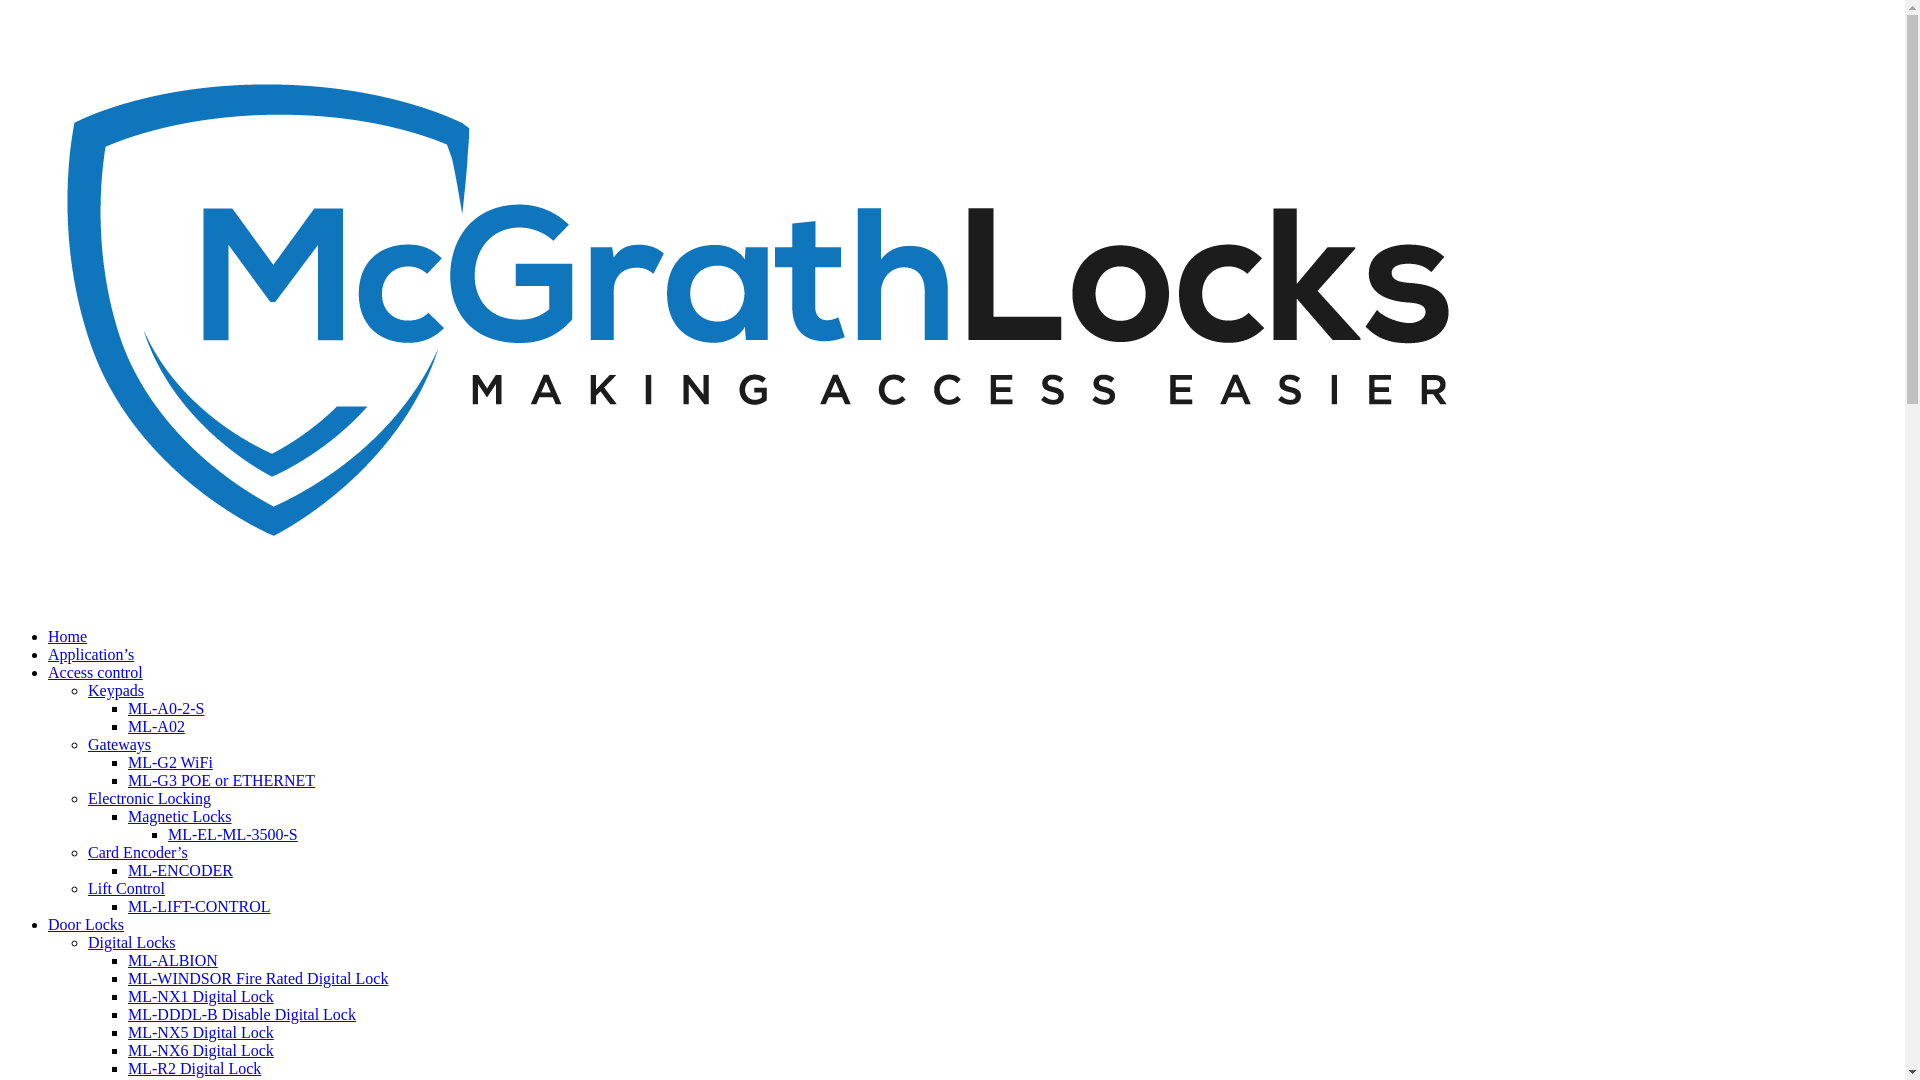 The image size is (1920, 1080). What do you see at coordinates (172, 959) in the screenshot?
I see `'ML-ALBION'` at bounding box center [172, 959].